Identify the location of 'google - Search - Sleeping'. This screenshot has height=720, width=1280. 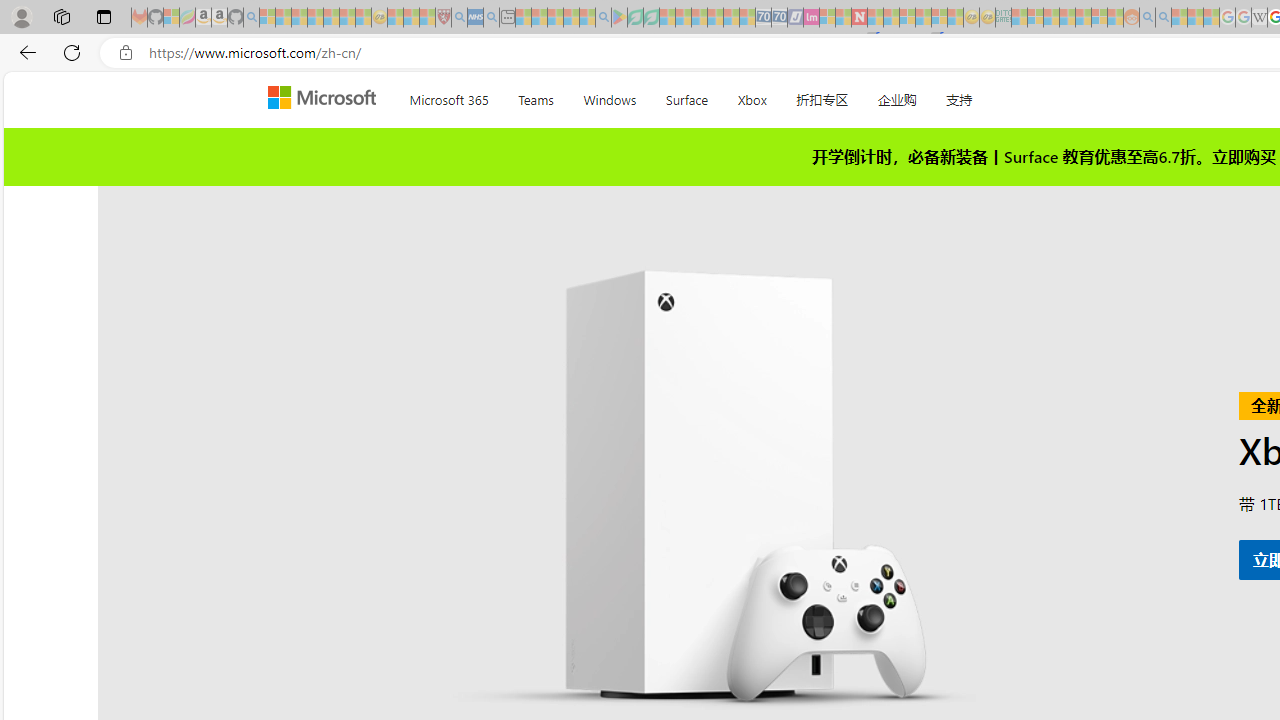
(602, 17).